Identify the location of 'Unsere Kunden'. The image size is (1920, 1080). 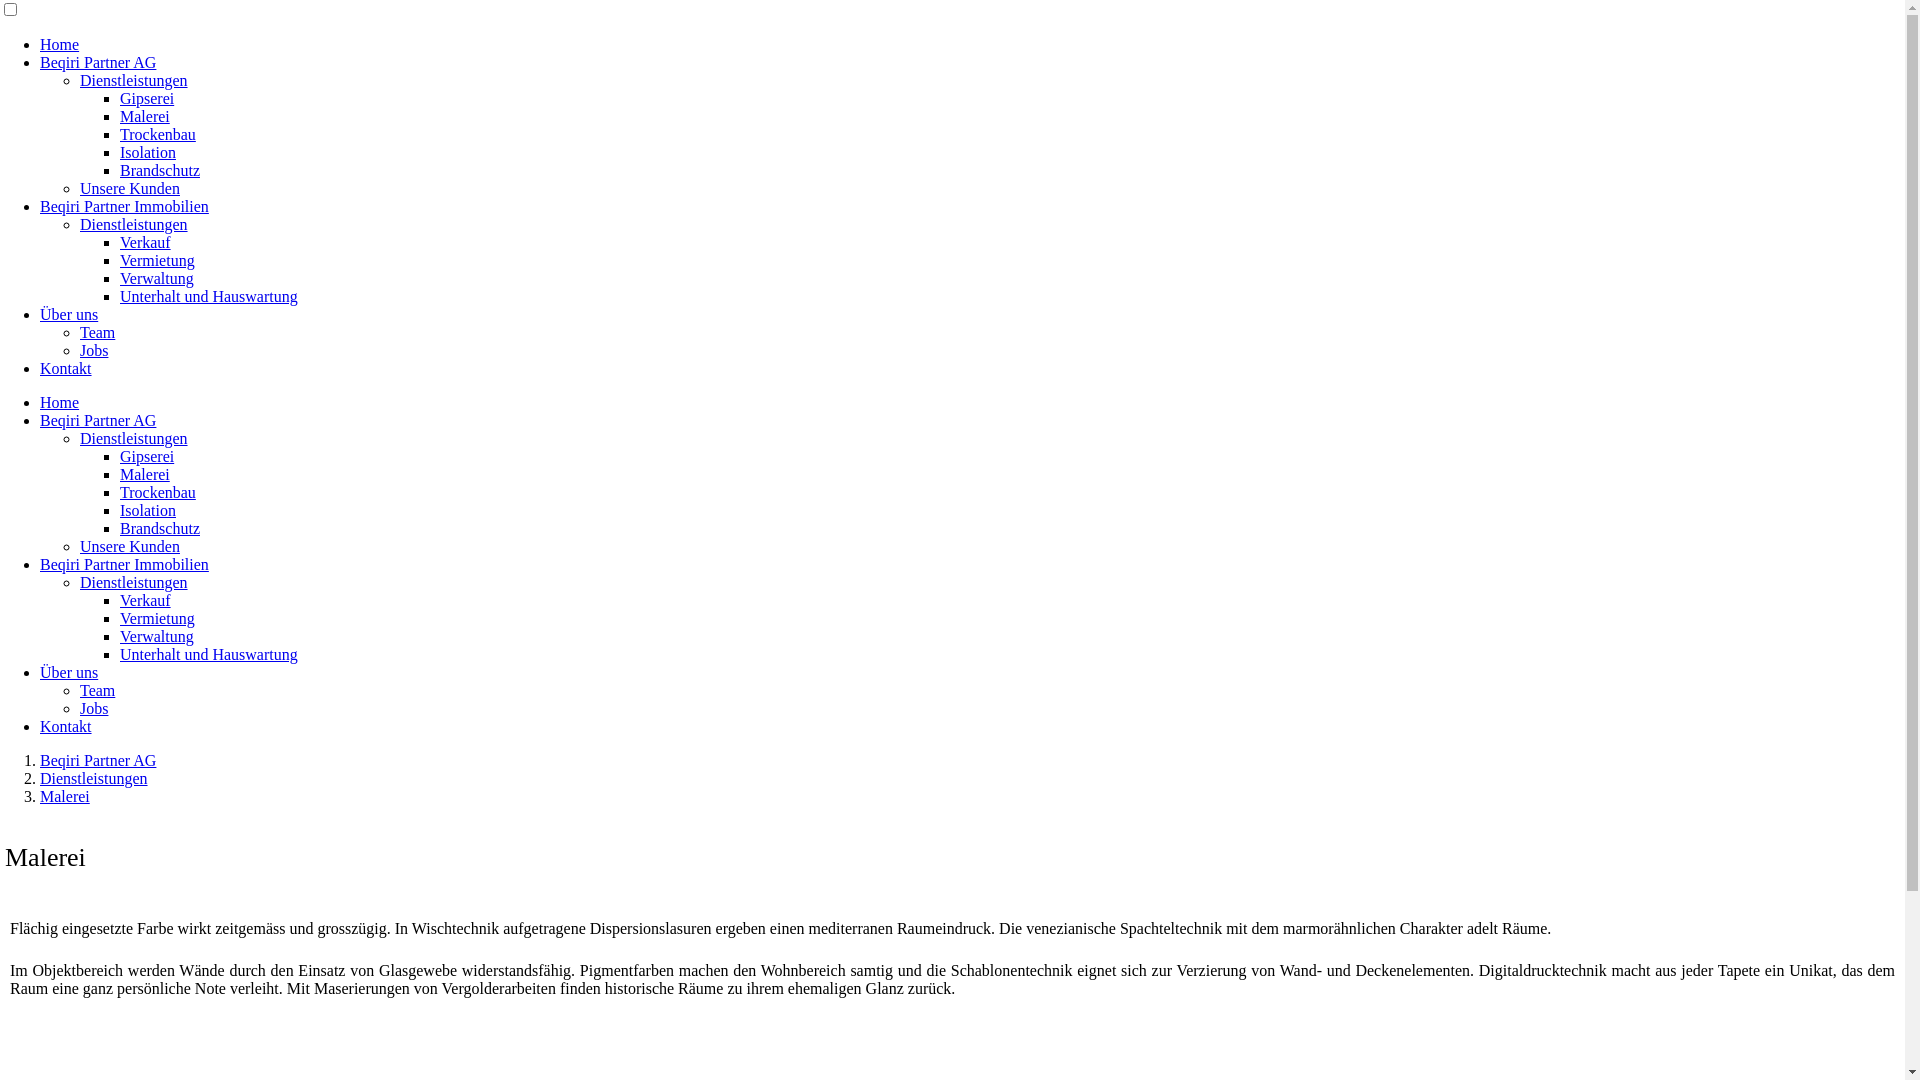
(128, 546).